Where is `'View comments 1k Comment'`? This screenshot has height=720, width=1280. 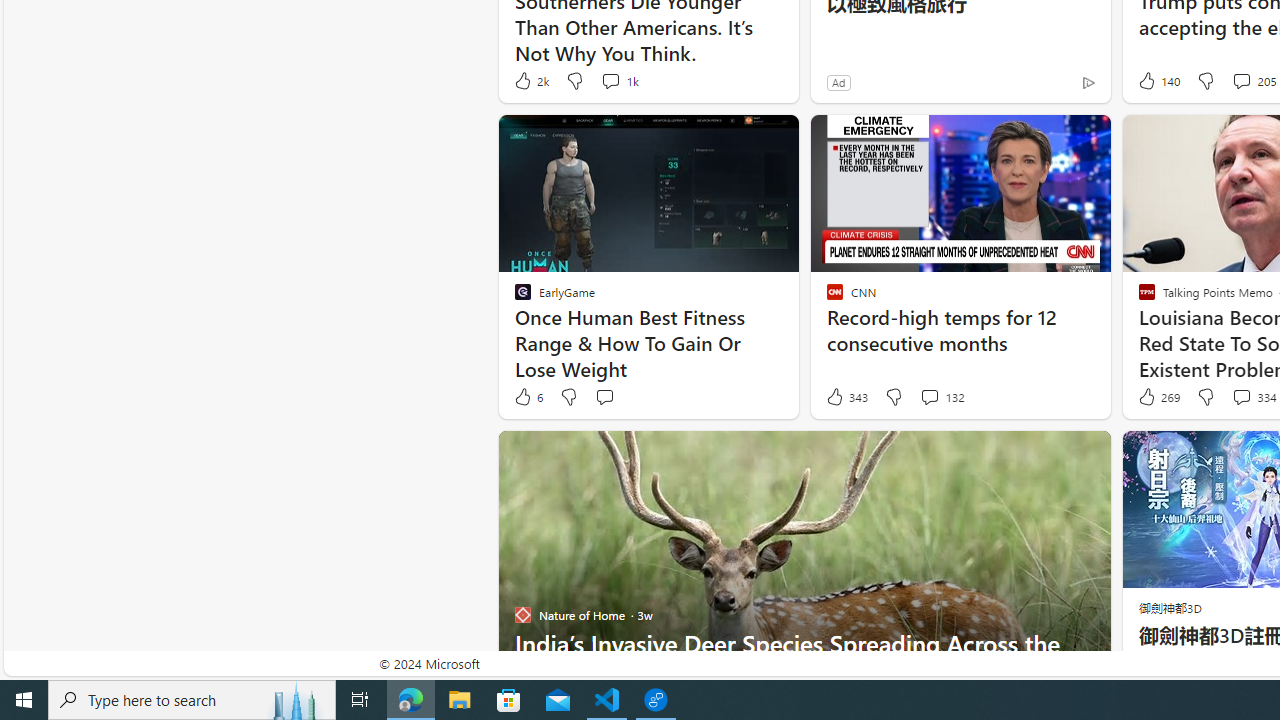
'View comments 1k Comment' is located at coordinates (609, 80).